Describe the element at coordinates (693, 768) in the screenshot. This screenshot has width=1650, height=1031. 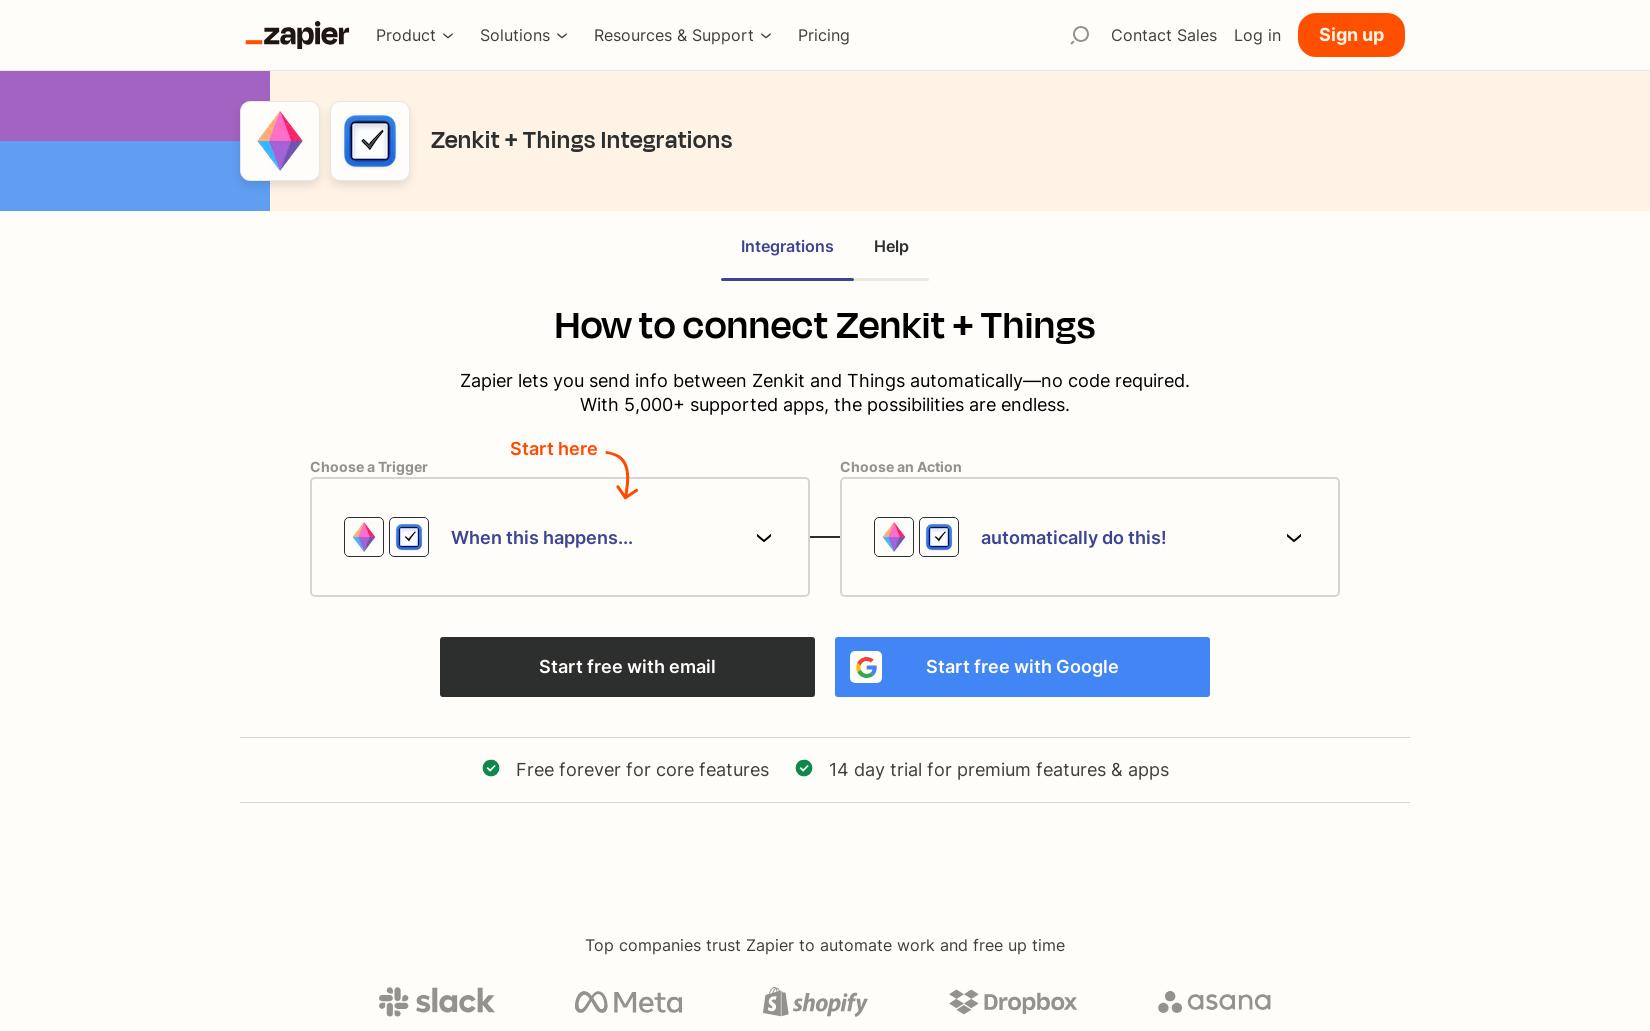
I see `'for core features'` at that location.